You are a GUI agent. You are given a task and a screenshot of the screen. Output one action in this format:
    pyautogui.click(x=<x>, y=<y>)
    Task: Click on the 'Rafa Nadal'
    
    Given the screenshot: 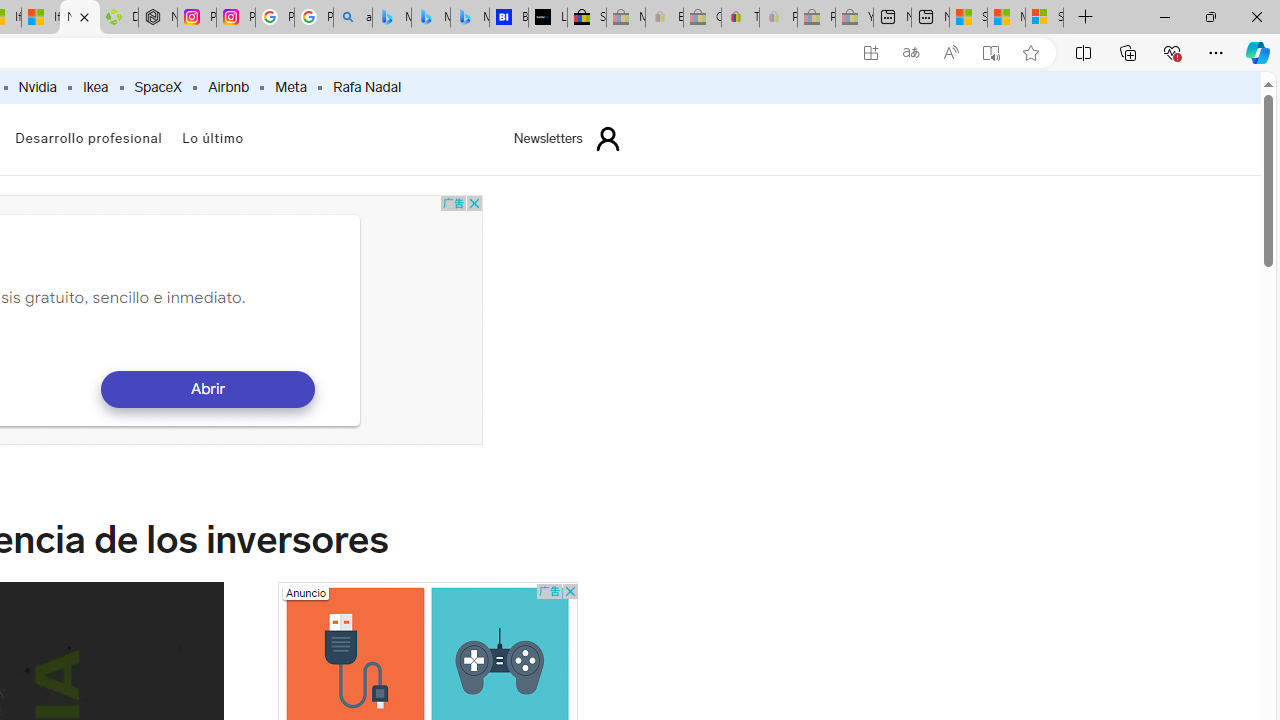 What is the action you would take?
    pyautogui.click(x=367, y=87)
    